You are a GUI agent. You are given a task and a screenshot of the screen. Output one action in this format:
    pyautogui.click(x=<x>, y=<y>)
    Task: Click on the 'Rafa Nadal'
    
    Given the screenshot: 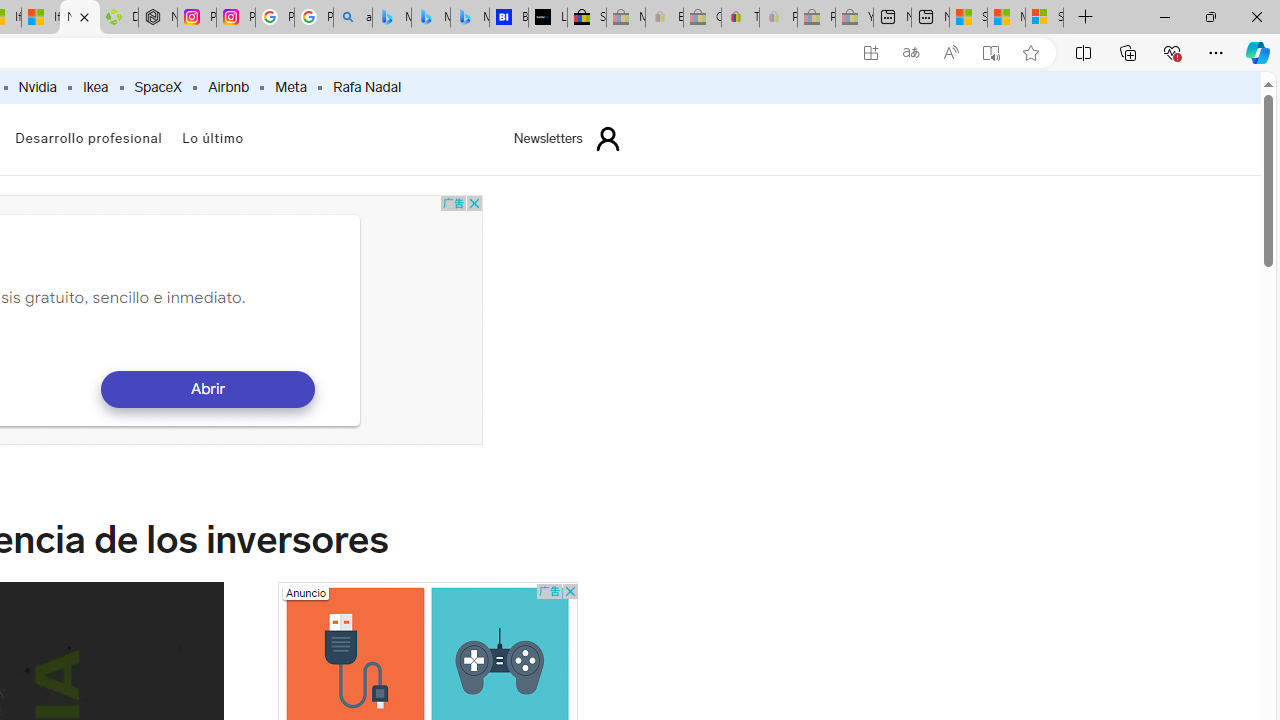 What is the action you would take?
    pyautogui.click(x=367, y=87)
    